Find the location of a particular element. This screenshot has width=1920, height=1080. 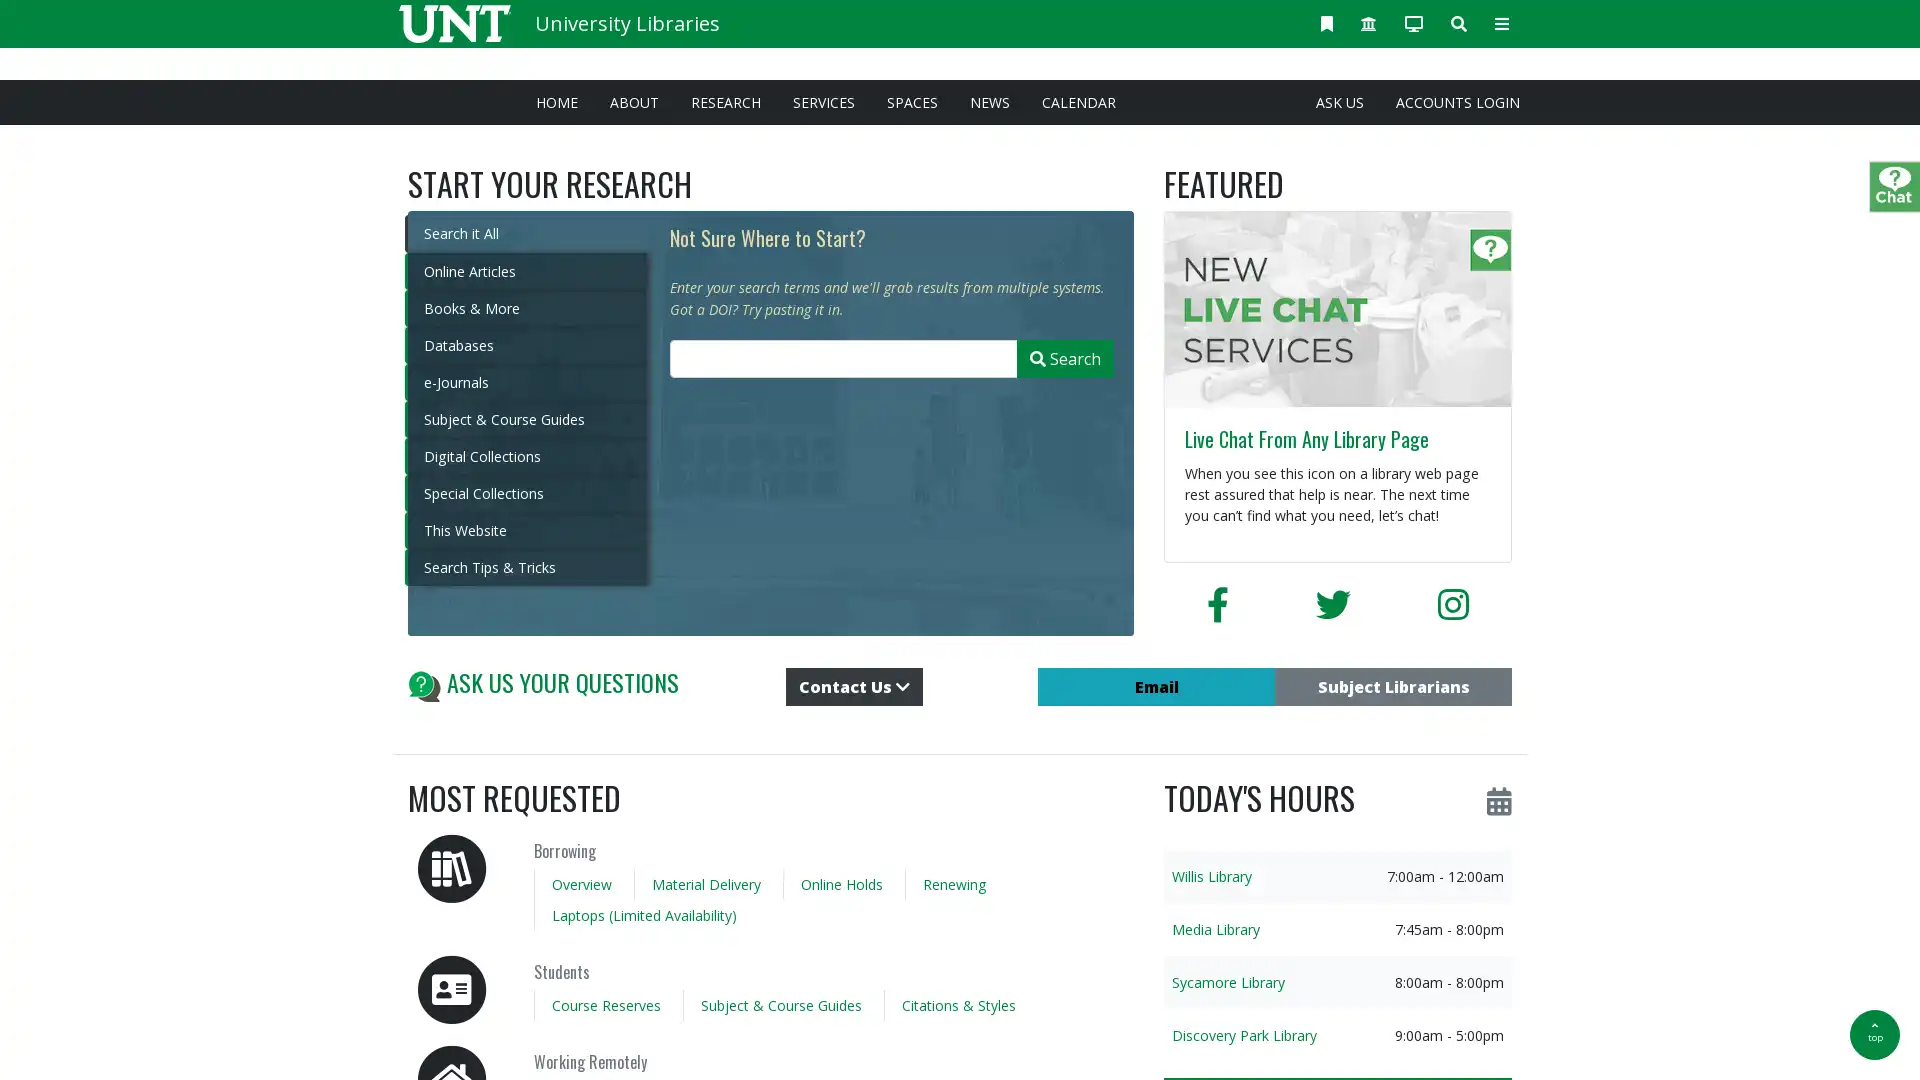

Contact Us Toggle Dropdown is located at coordinates (854, 685).